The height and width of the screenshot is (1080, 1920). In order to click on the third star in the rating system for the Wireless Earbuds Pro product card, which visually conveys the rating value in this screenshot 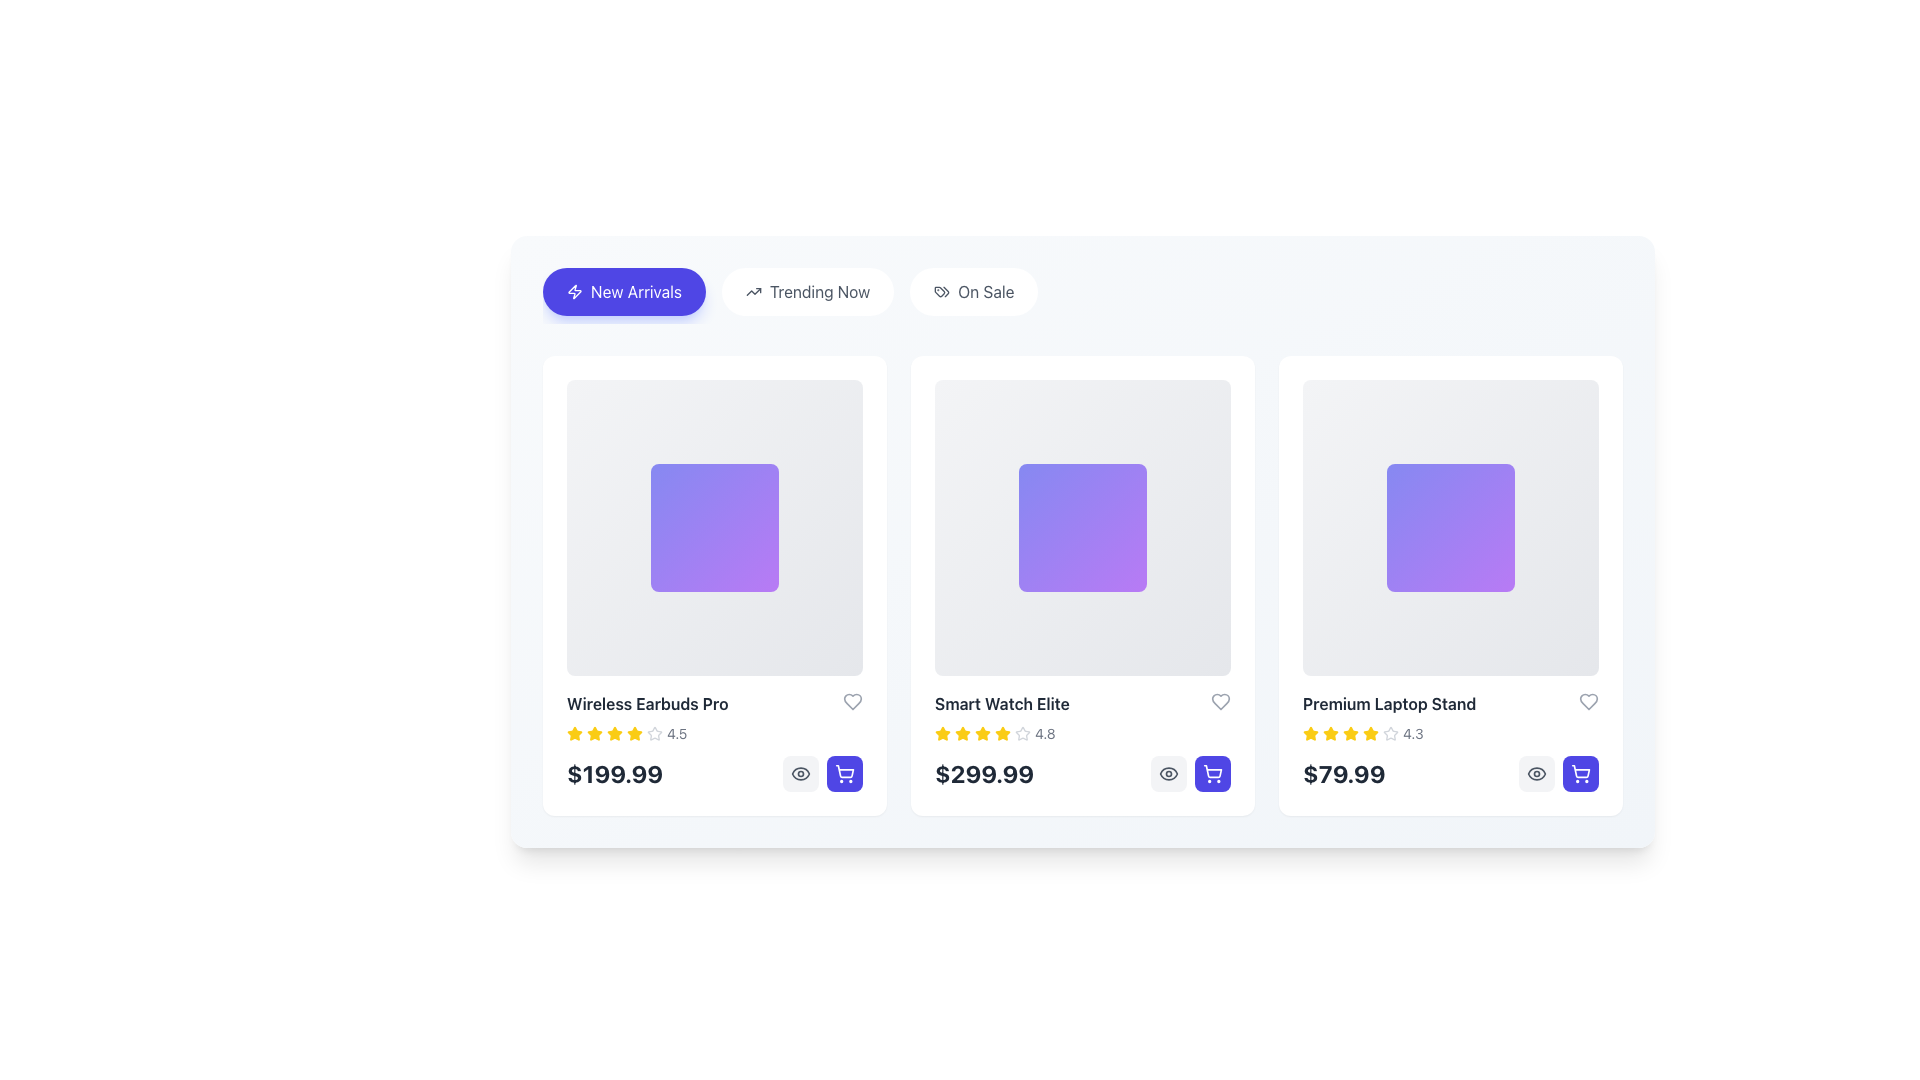, I will do `click(613, 733)`.